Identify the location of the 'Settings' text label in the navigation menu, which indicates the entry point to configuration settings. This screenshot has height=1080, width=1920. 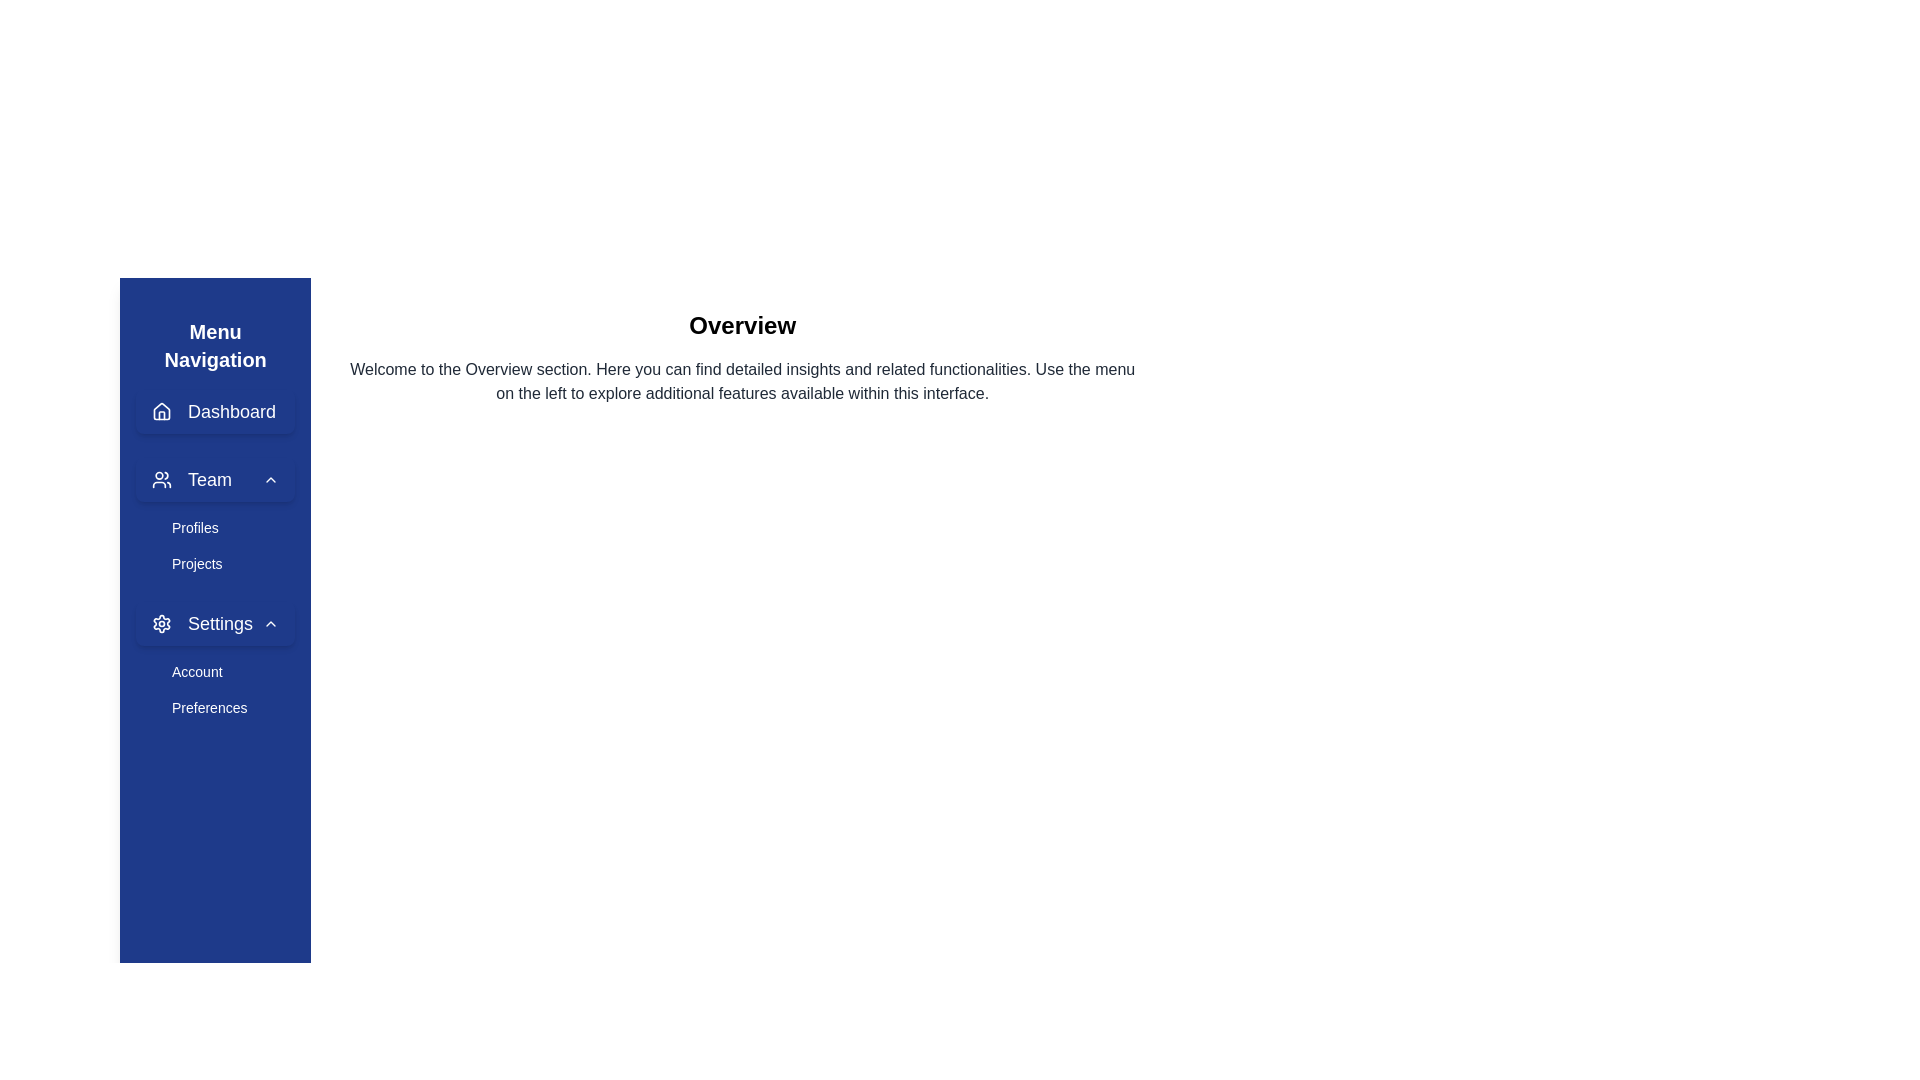
(225, 623).